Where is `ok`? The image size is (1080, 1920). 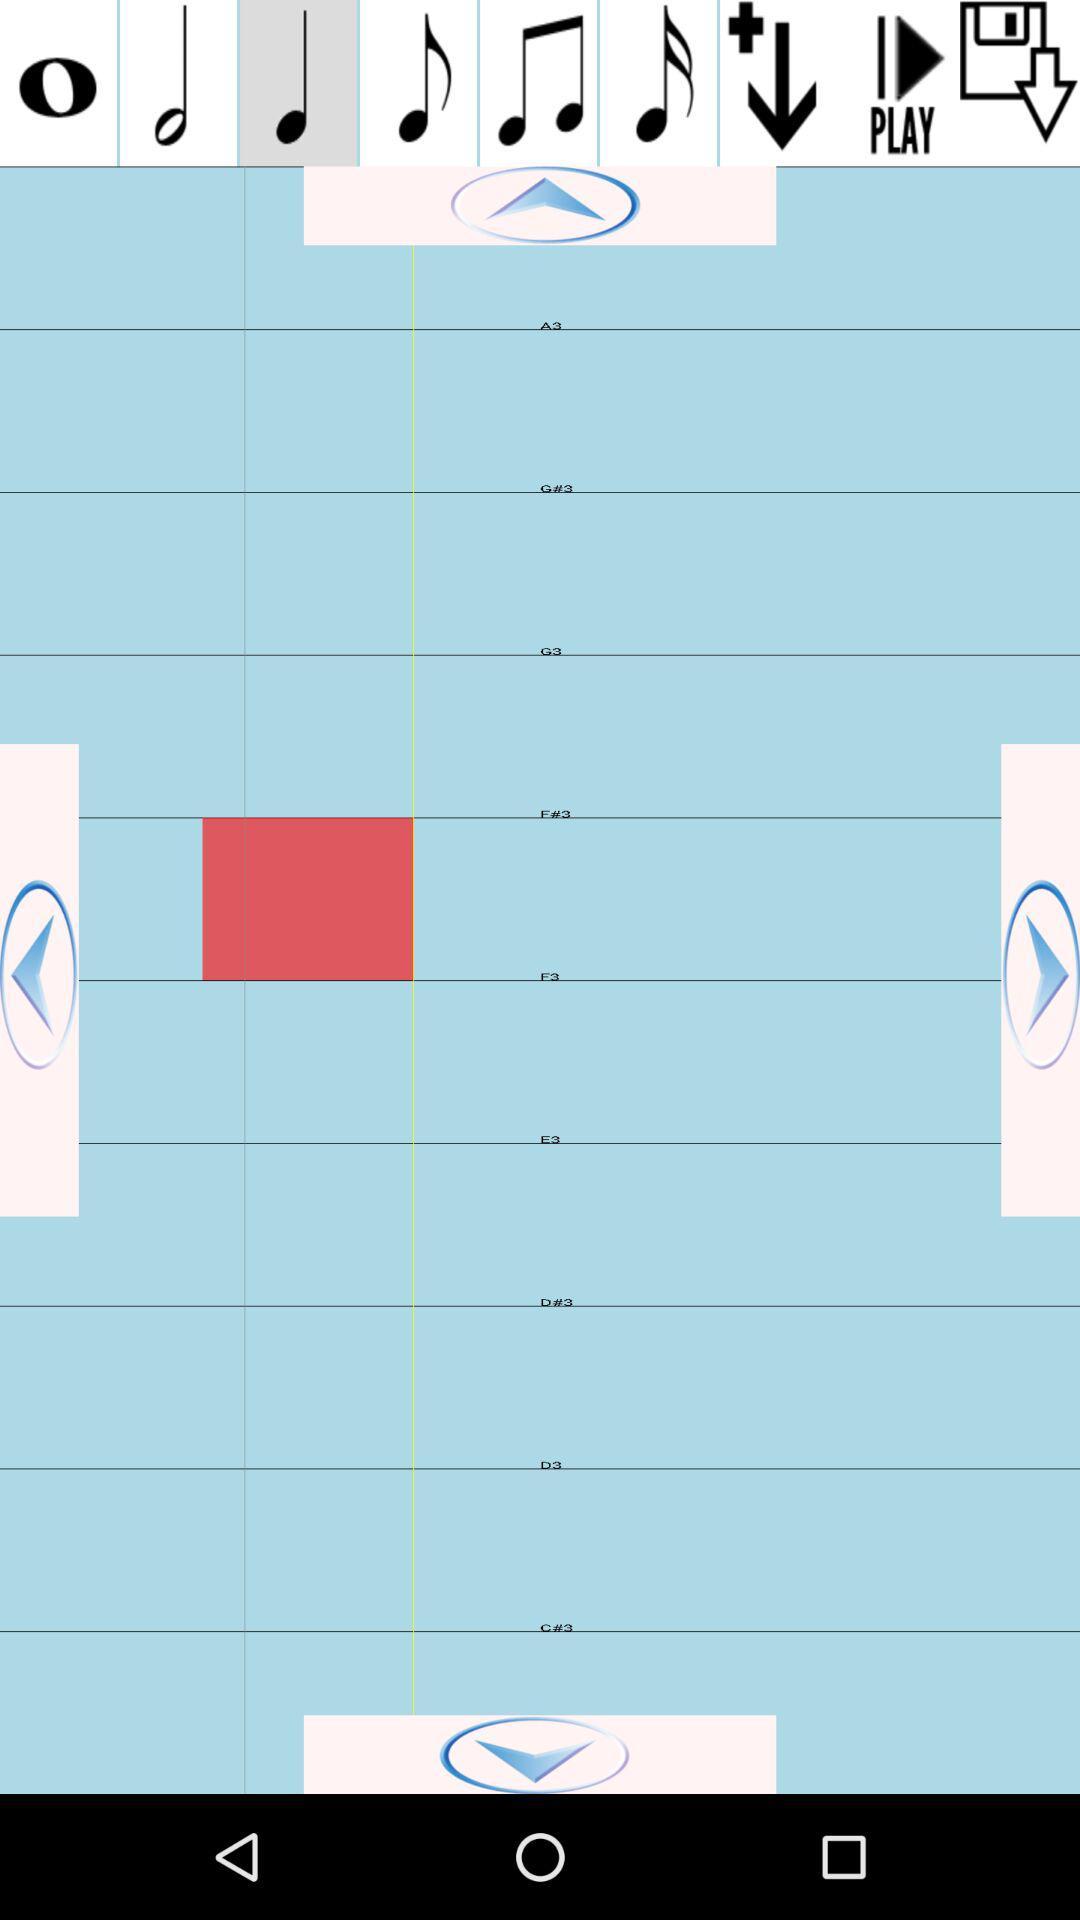 ok is located at coordinates (540, 1753).